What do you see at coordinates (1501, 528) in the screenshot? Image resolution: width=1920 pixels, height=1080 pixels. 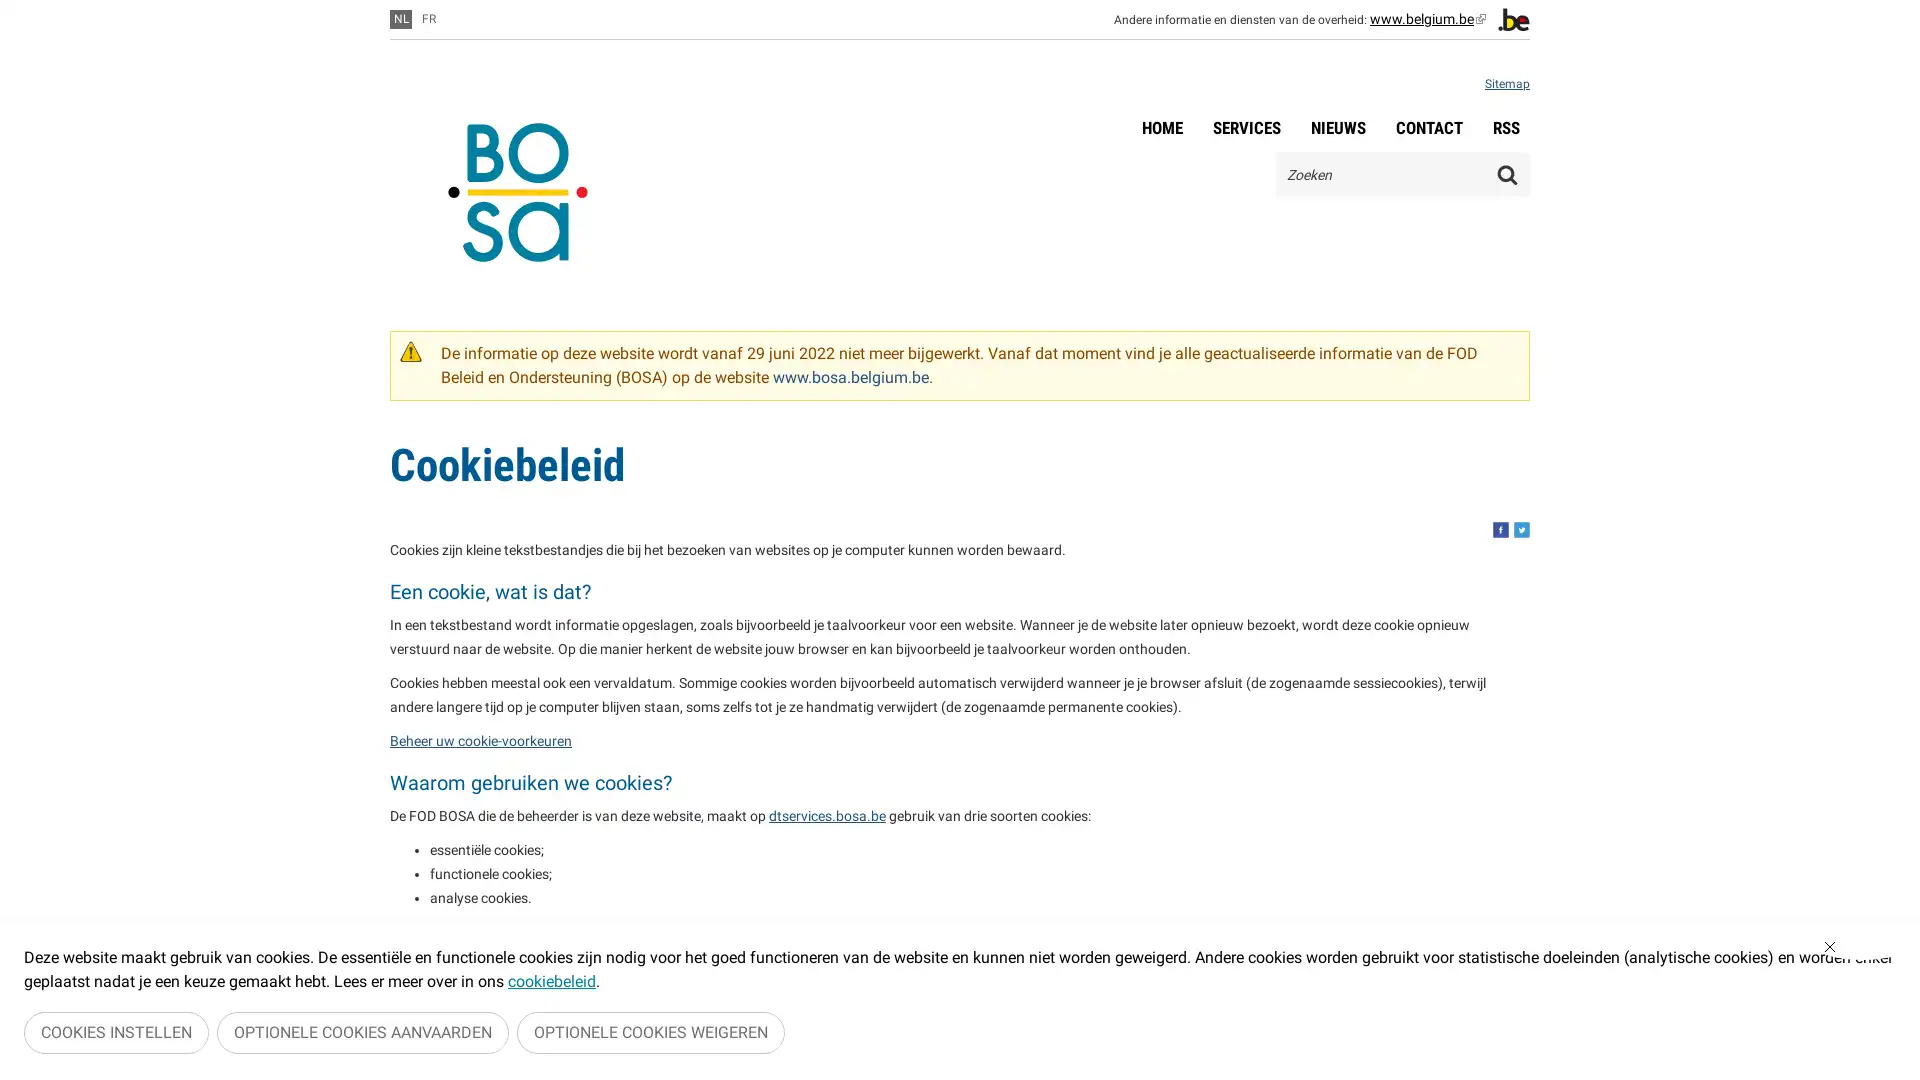 I see `Share this, facebook. This button opens a new window` at bounding box center [1501, 528].